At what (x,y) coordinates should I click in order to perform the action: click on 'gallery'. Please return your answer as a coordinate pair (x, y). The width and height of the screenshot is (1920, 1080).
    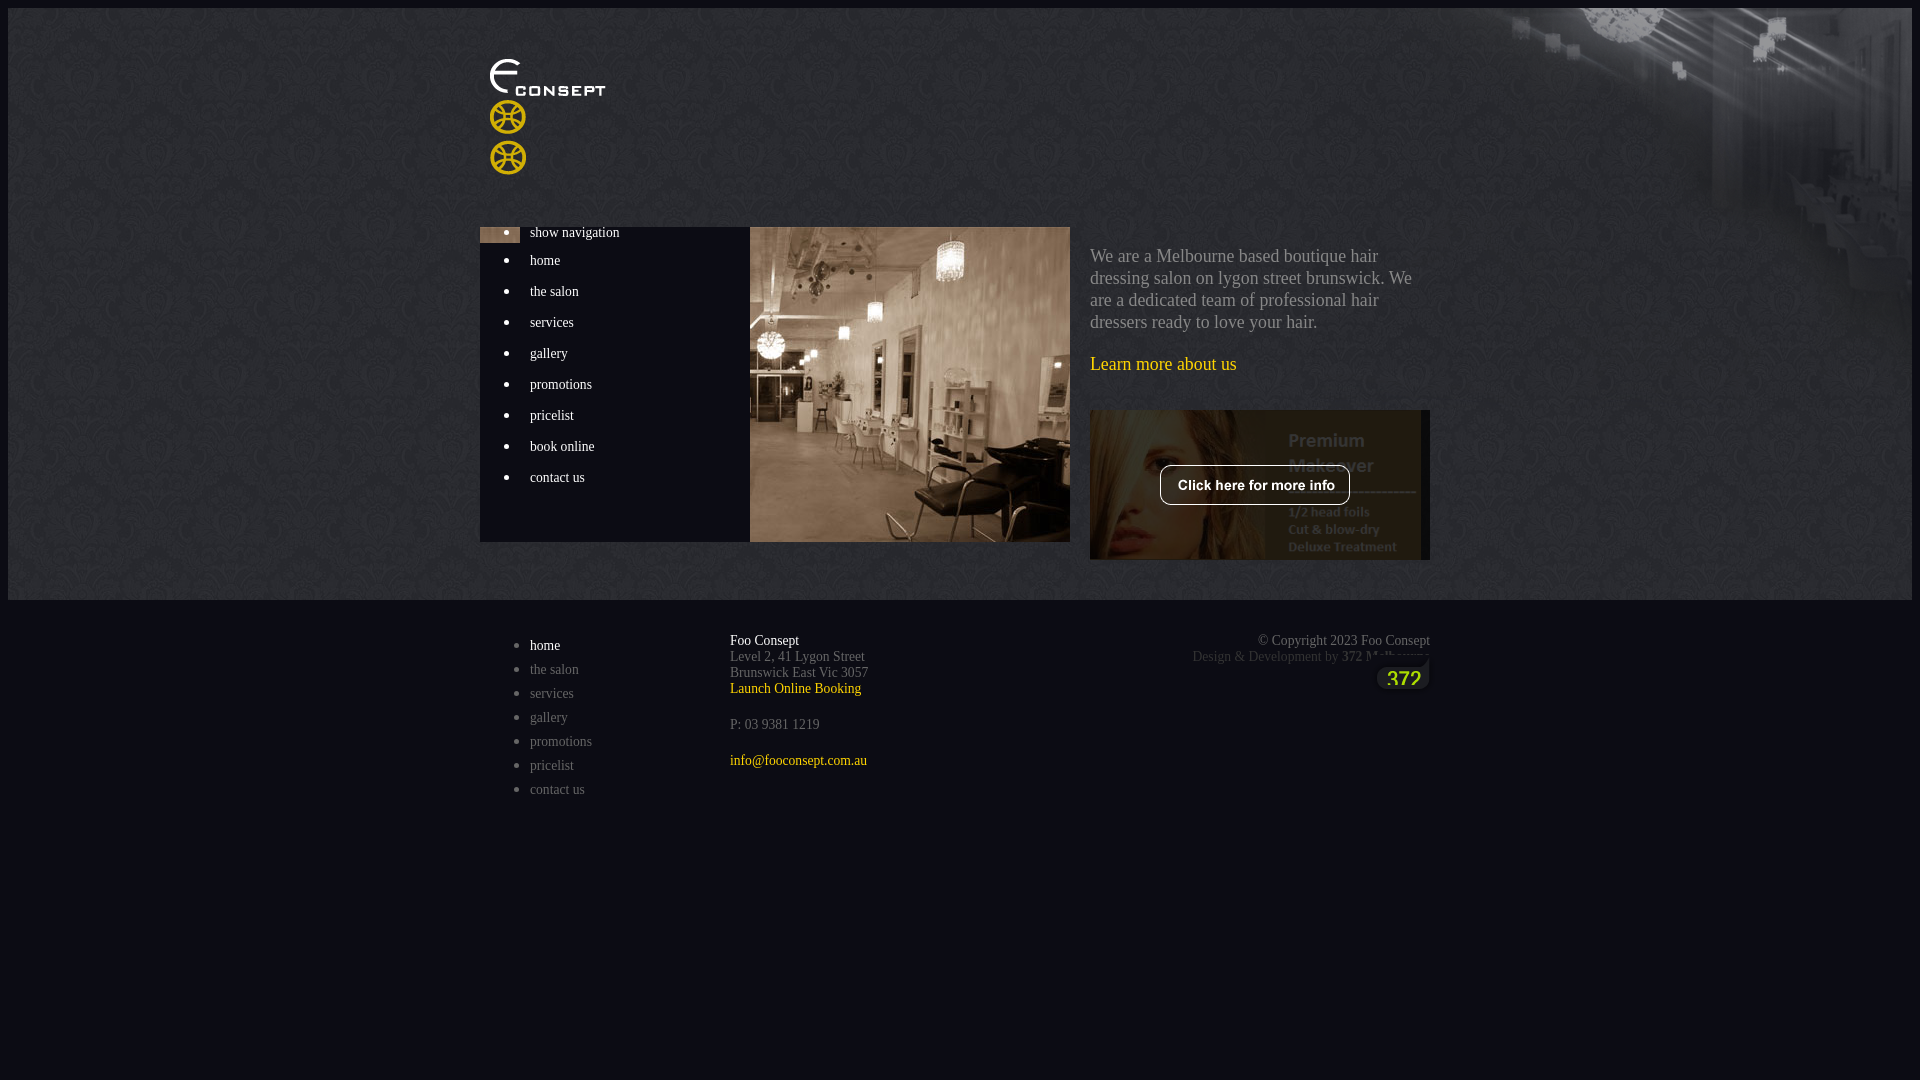
    Looking at the image, I should click on (633, 353).